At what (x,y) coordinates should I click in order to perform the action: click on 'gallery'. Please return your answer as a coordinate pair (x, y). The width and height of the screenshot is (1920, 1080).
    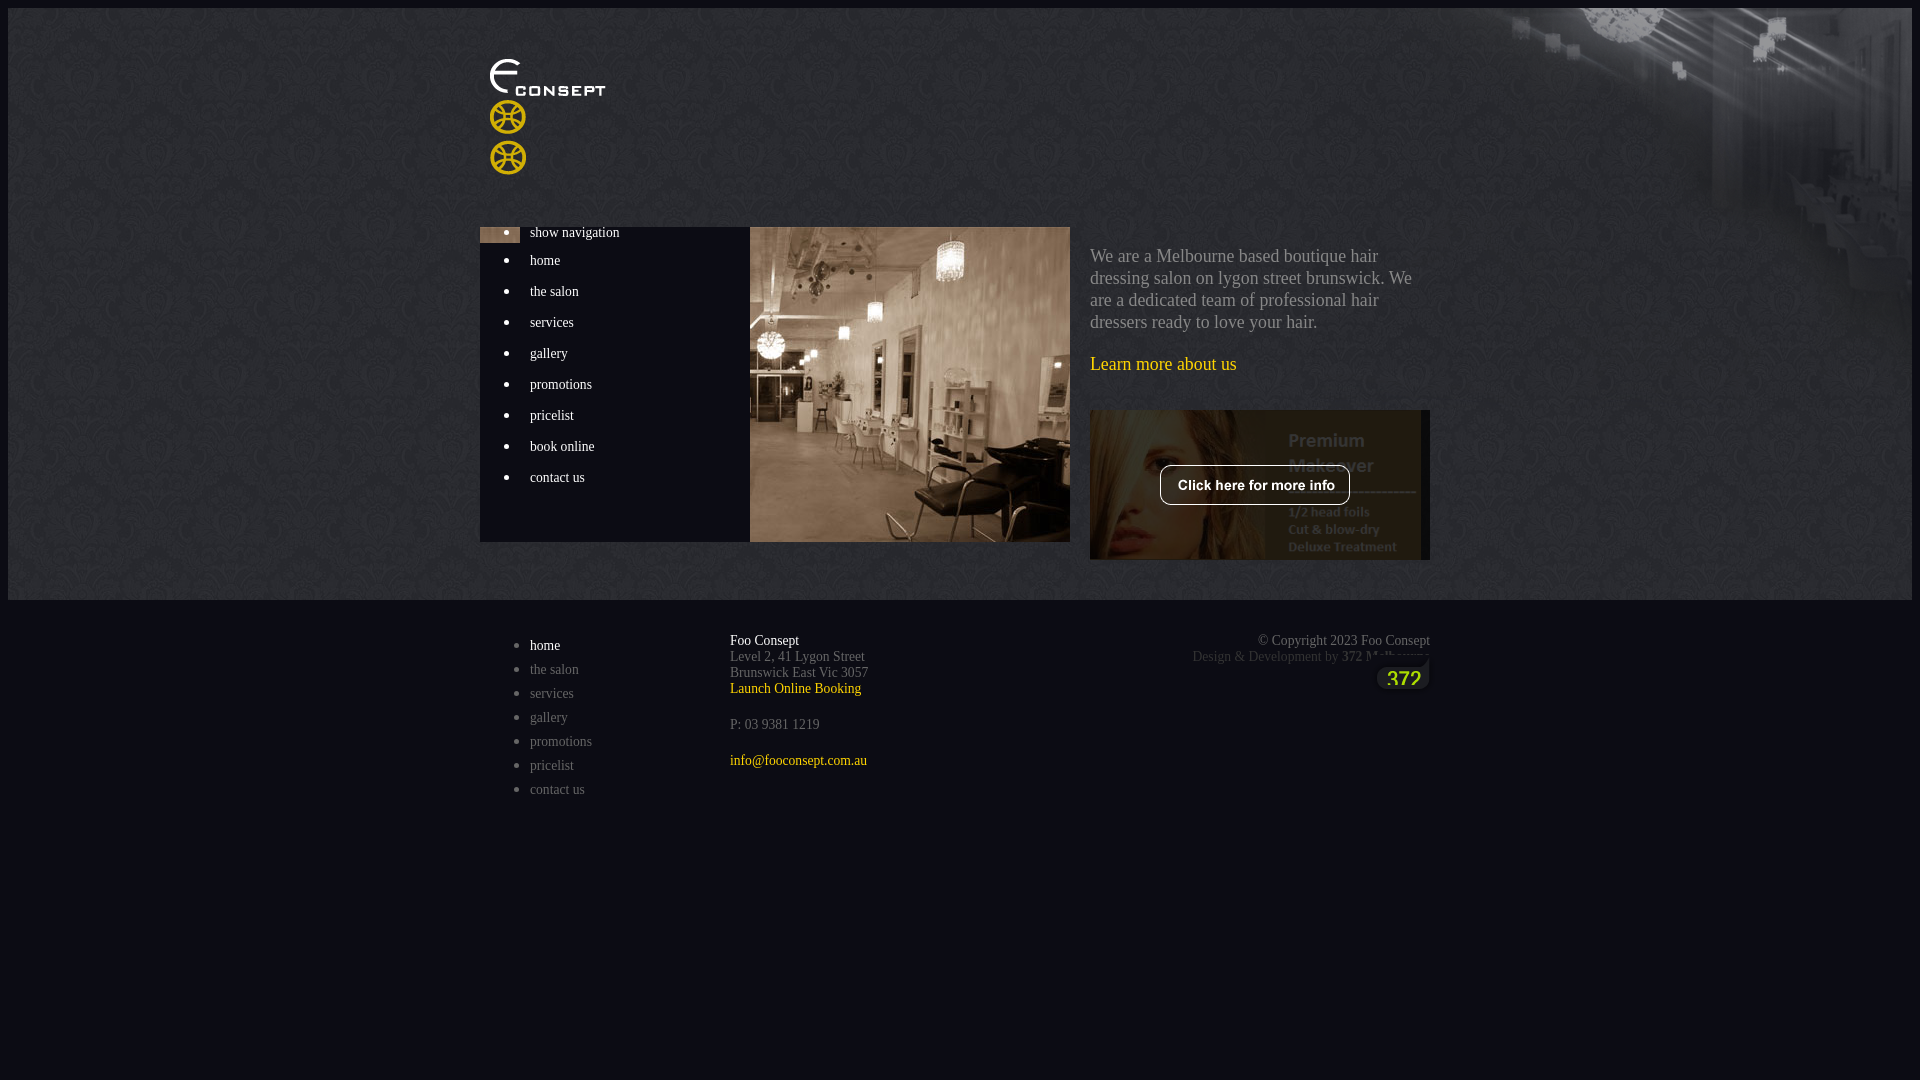
    Looking at the image, I should click on (633, 353).